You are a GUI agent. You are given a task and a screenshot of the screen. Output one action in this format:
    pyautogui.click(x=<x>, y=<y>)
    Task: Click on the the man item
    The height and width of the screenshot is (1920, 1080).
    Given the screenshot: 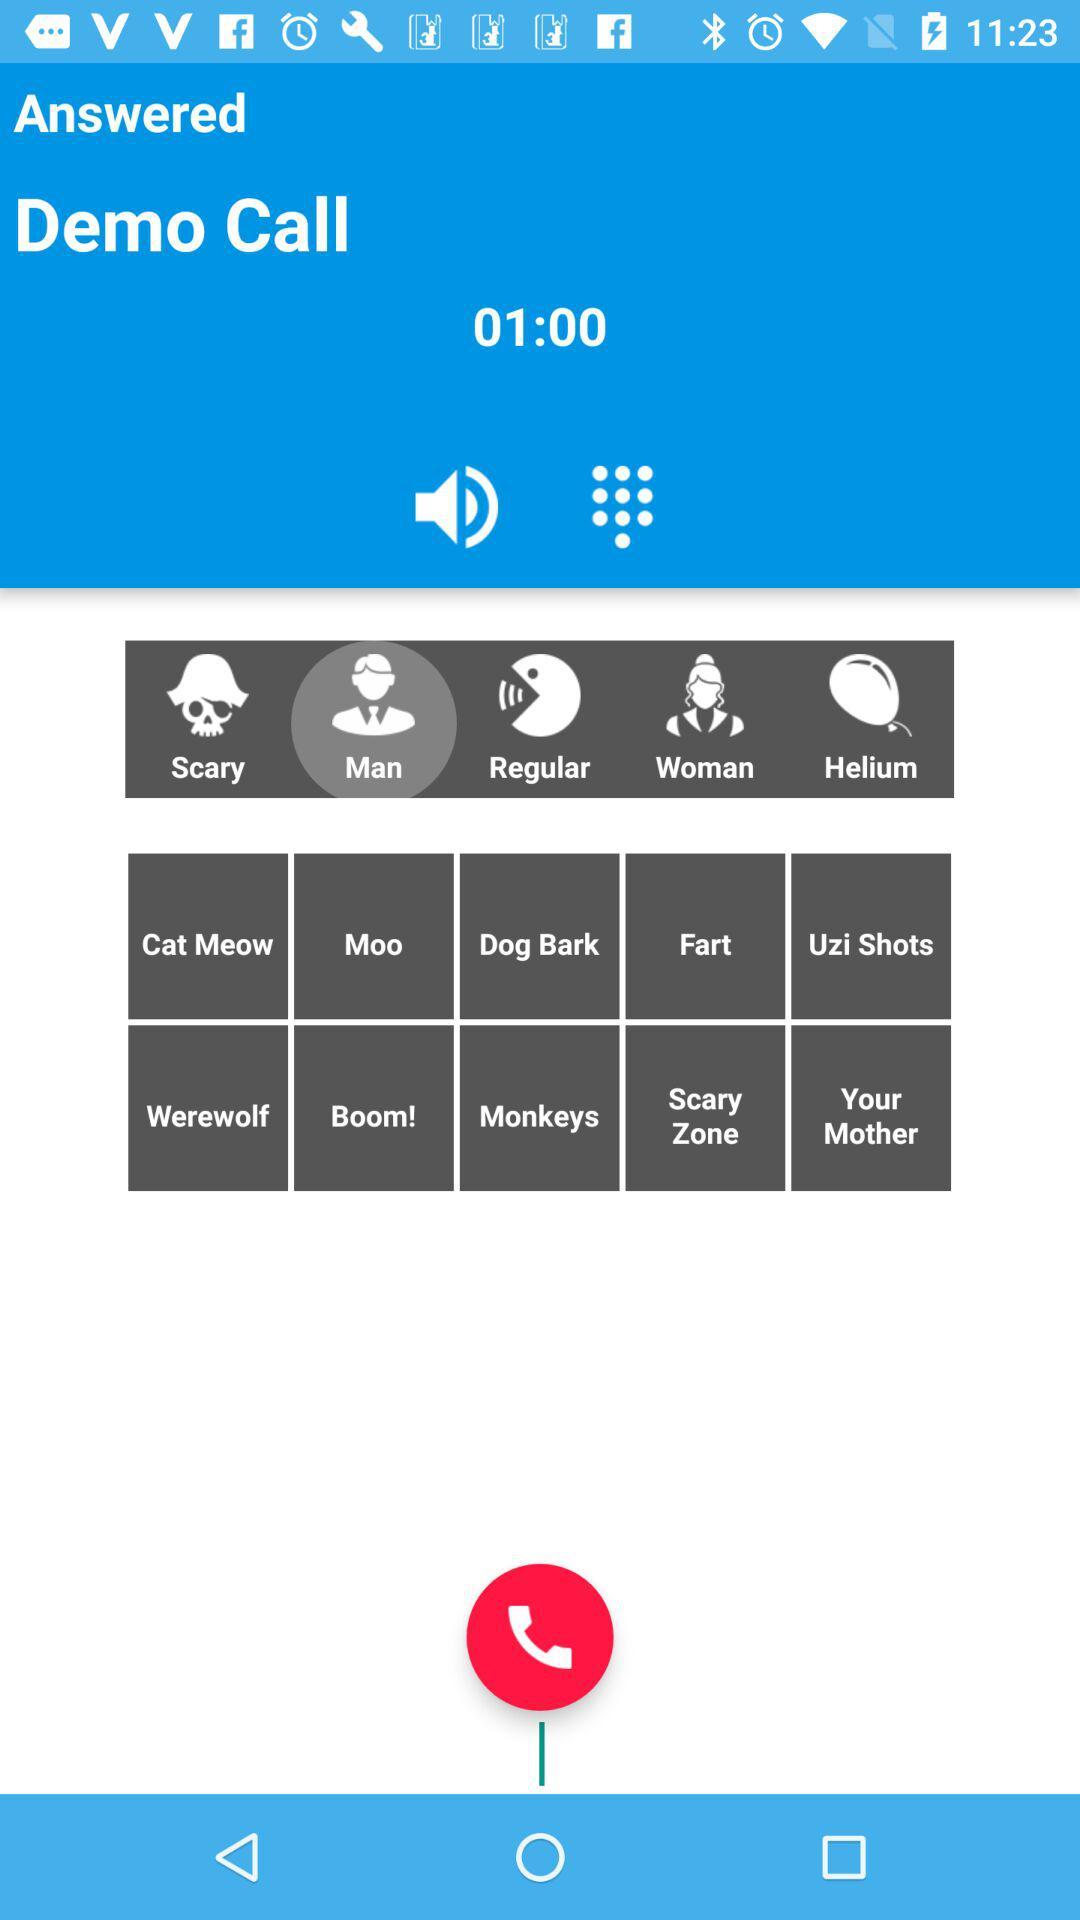 What is the action you would take?
    pyautogui.click(x=373, y=719)
    